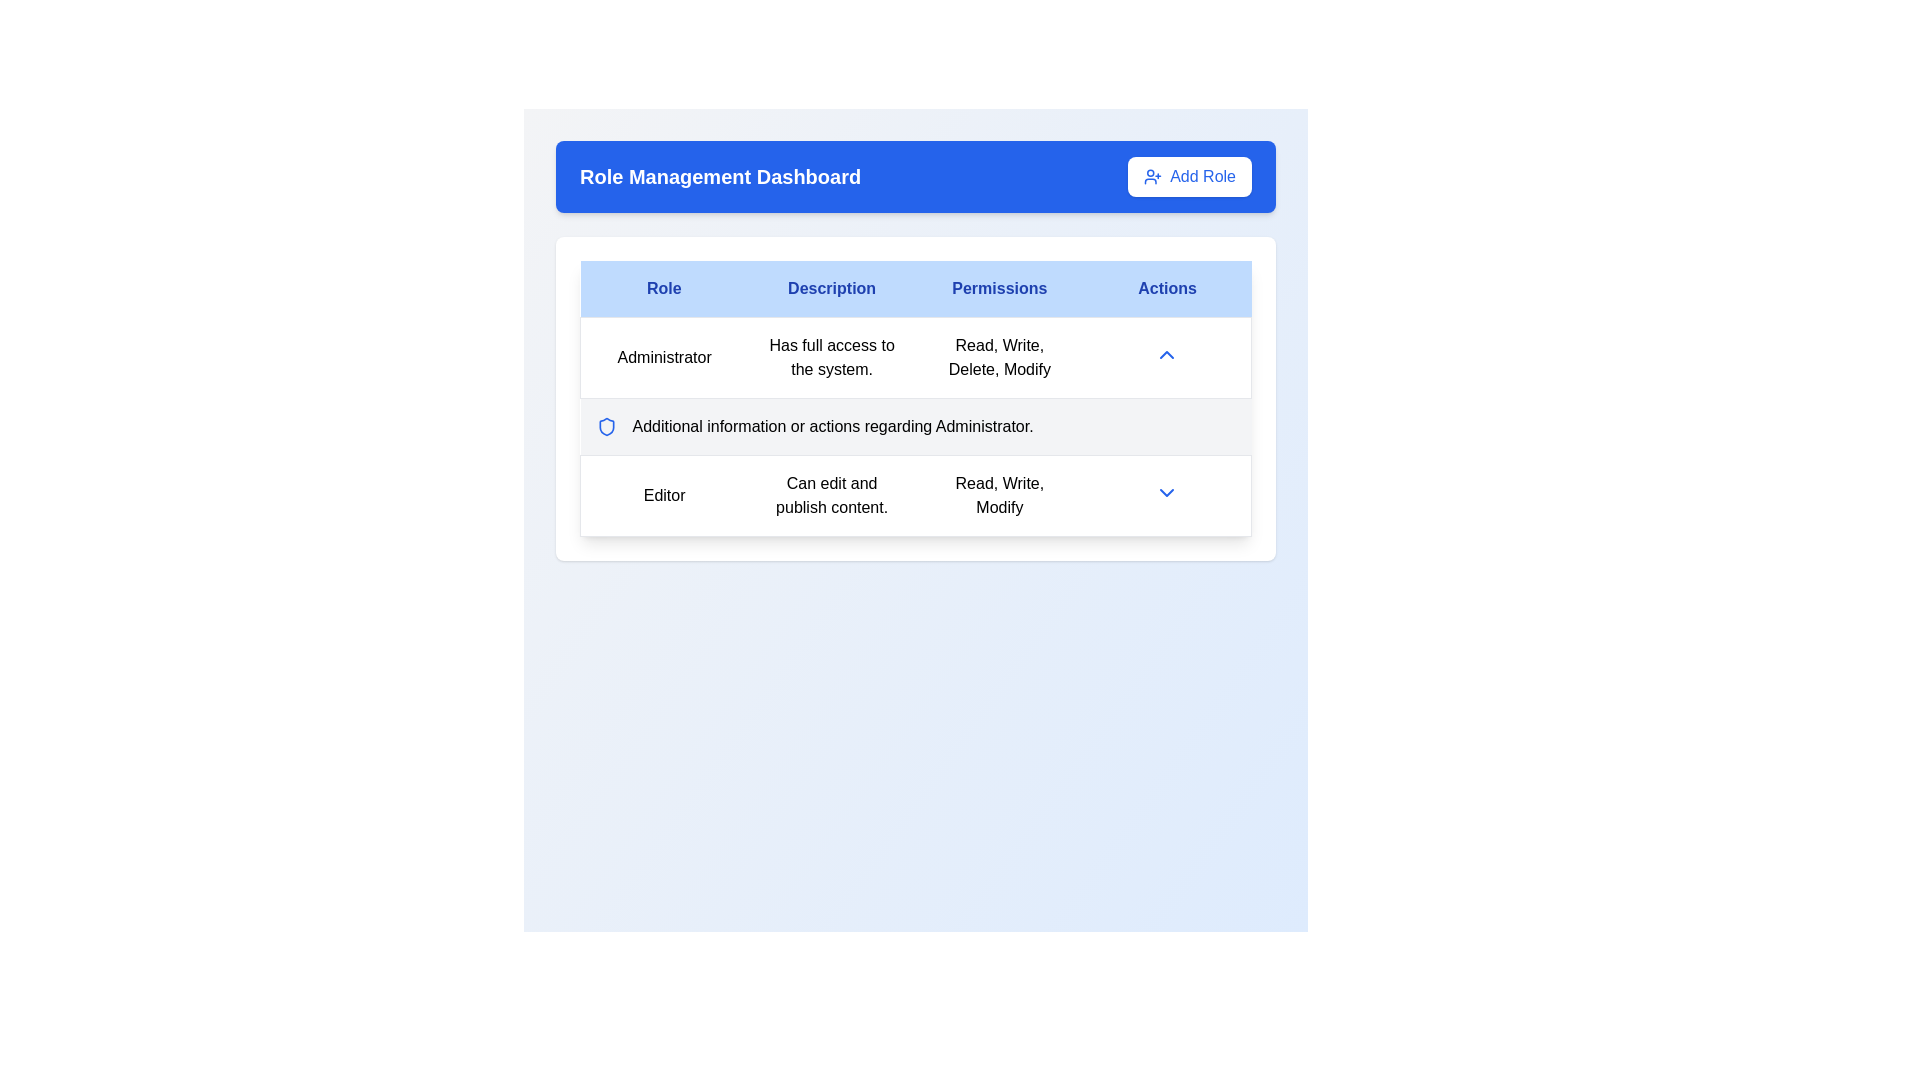  Describe the element at coordinates (1190, 176) in the screenshot. I see `the button located on the right-hand side of the blue header banner titled 'Role Management Dashboard'` at that location.